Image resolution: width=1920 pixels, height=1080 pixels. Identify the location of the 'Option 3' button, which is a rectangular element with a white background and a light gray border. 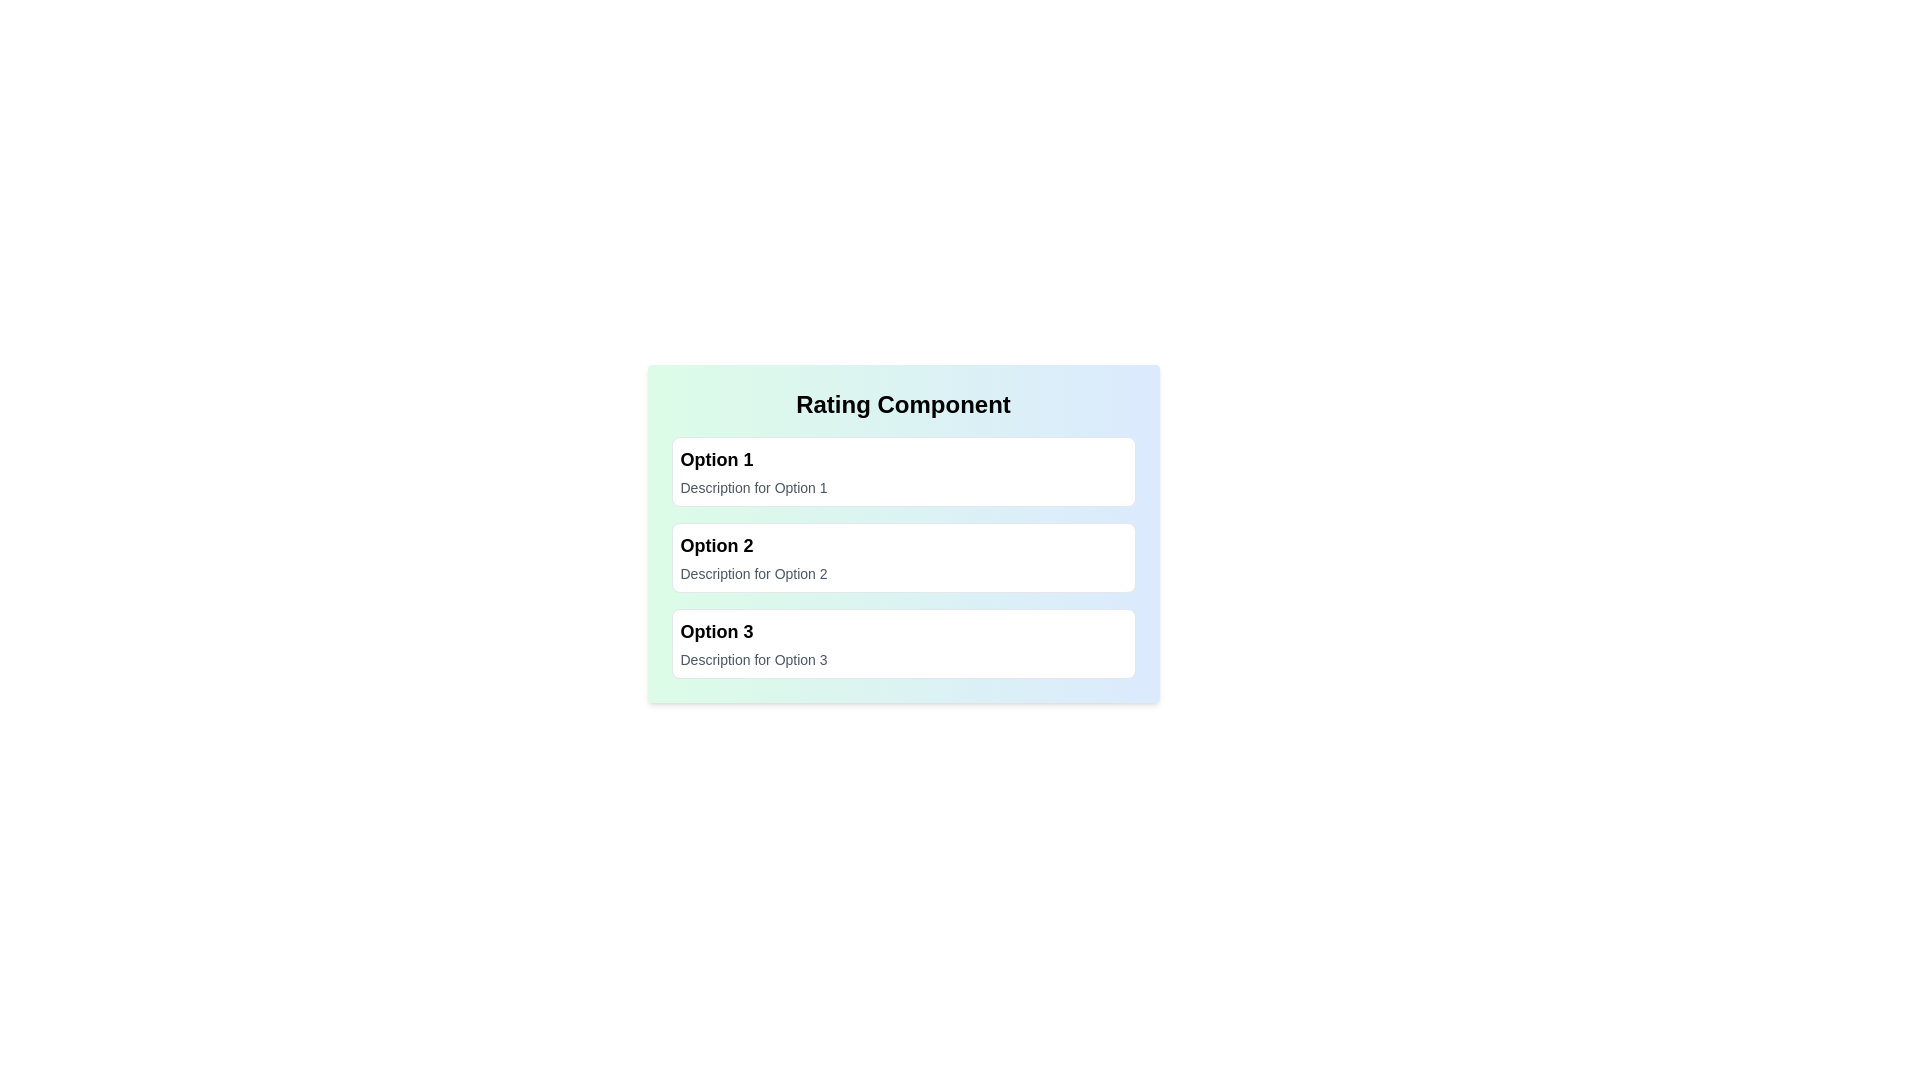
(902, 644).